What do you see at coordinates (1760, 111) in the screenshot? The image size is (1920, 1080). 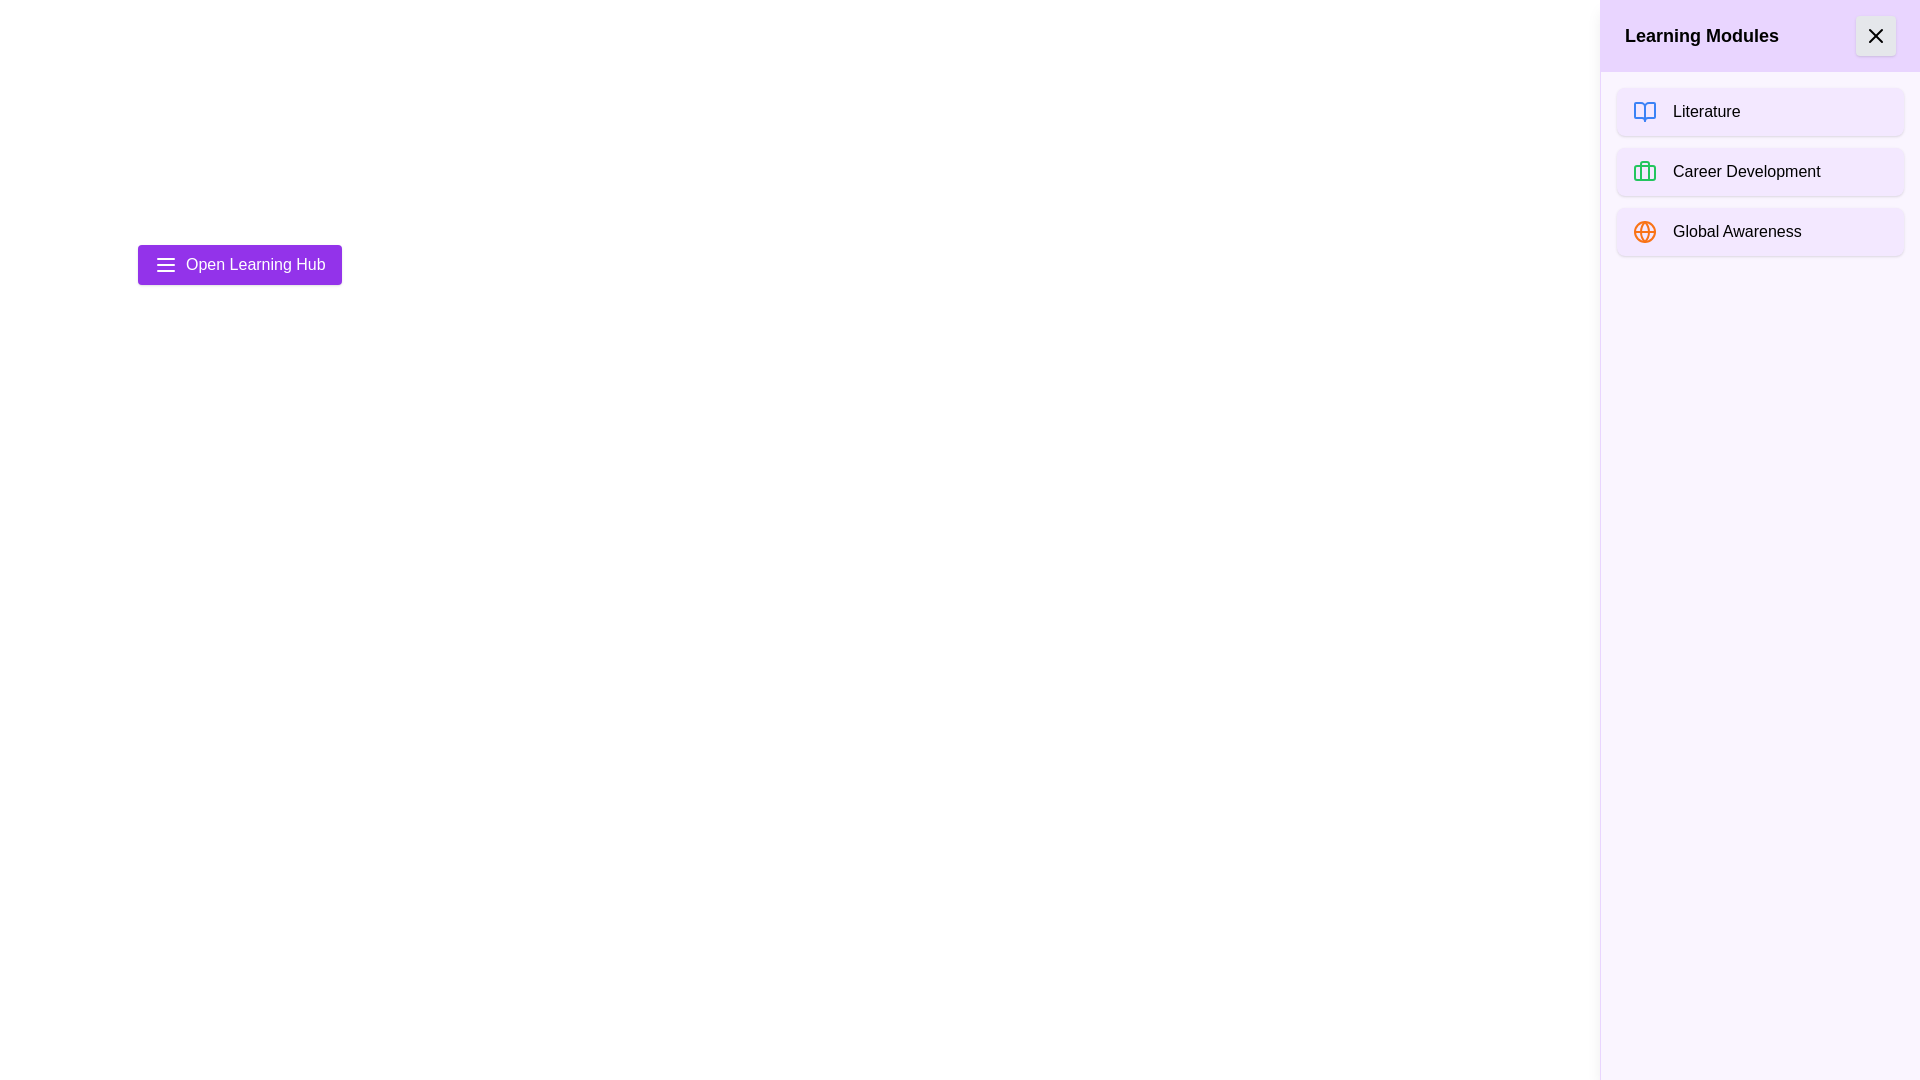 I see `the 'Literature' module to select it` at bounding box center [1760, 111].